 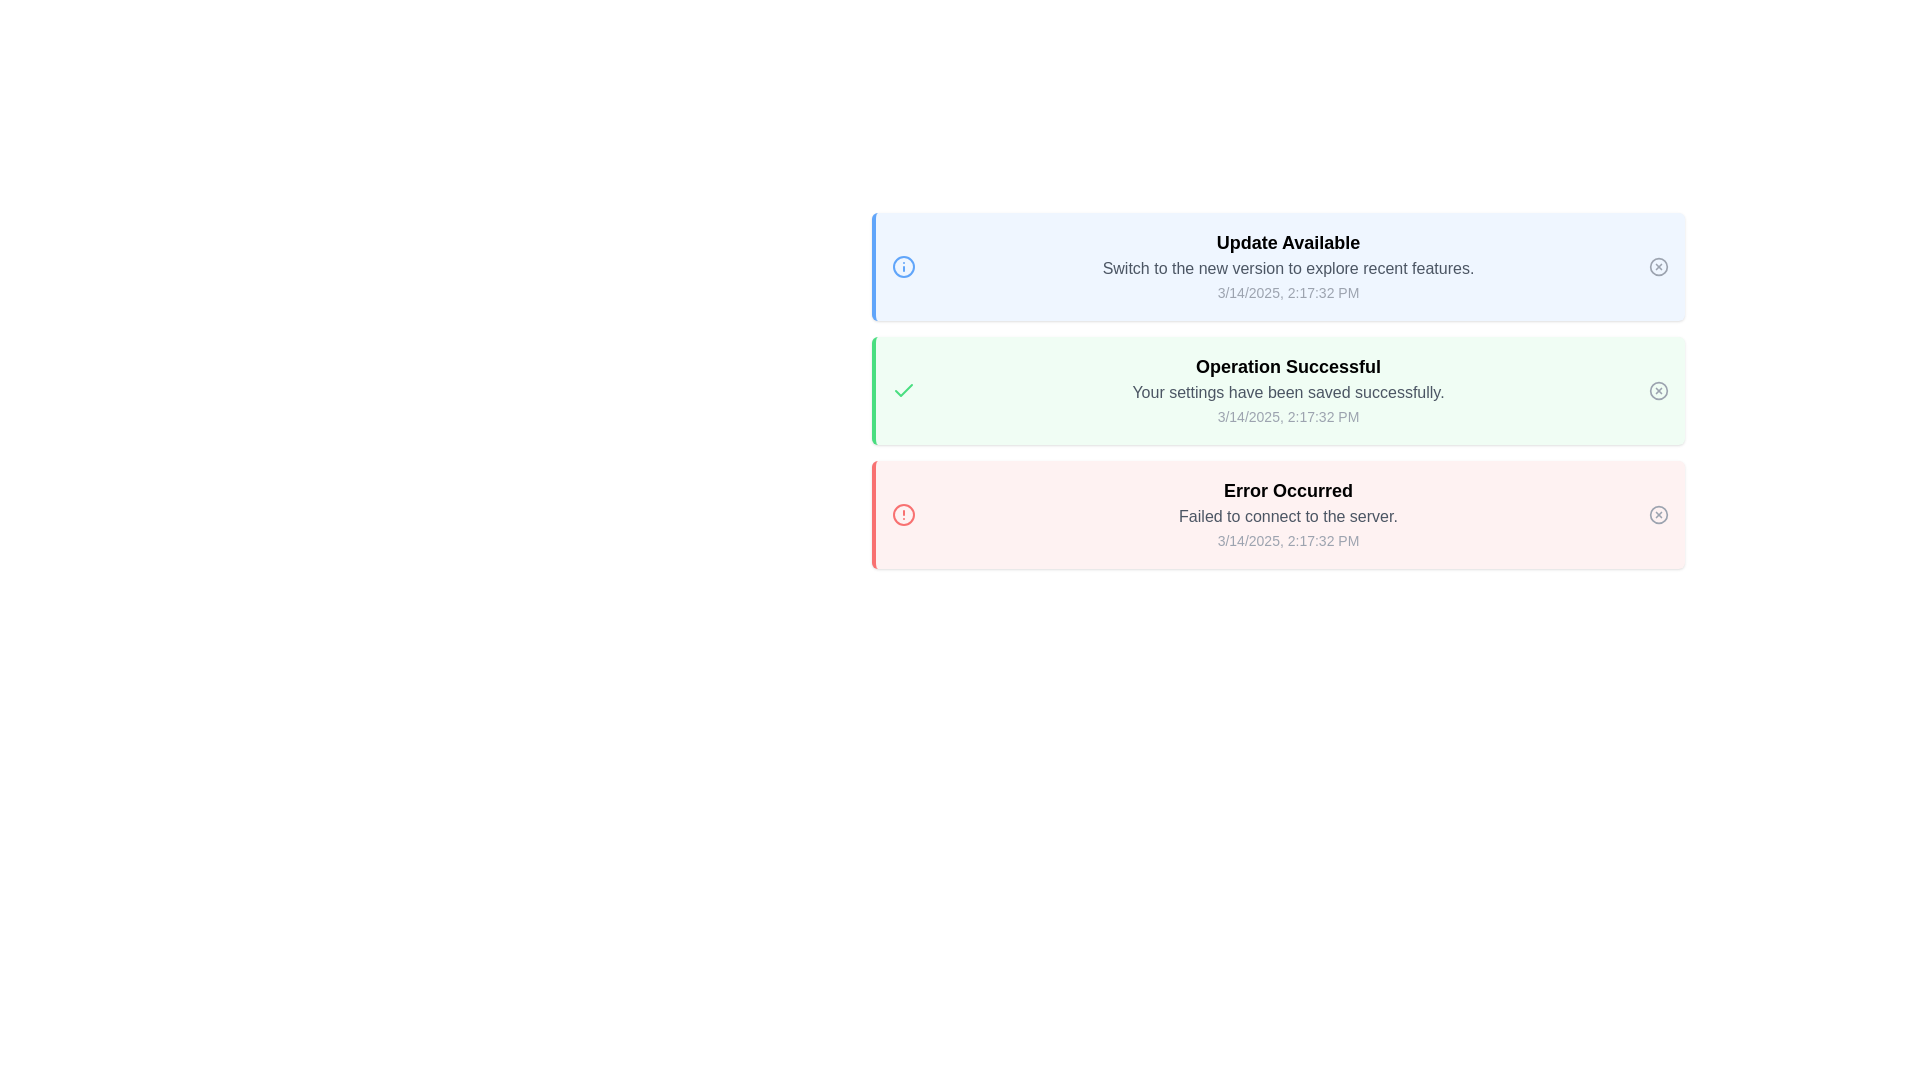 What do you see at coordinates (1659, 512) in the screenshot?
I see `the central circular component of the graphical icon located in the bottom-right corner of the red notification panel` at bounding box center [1659, 512].